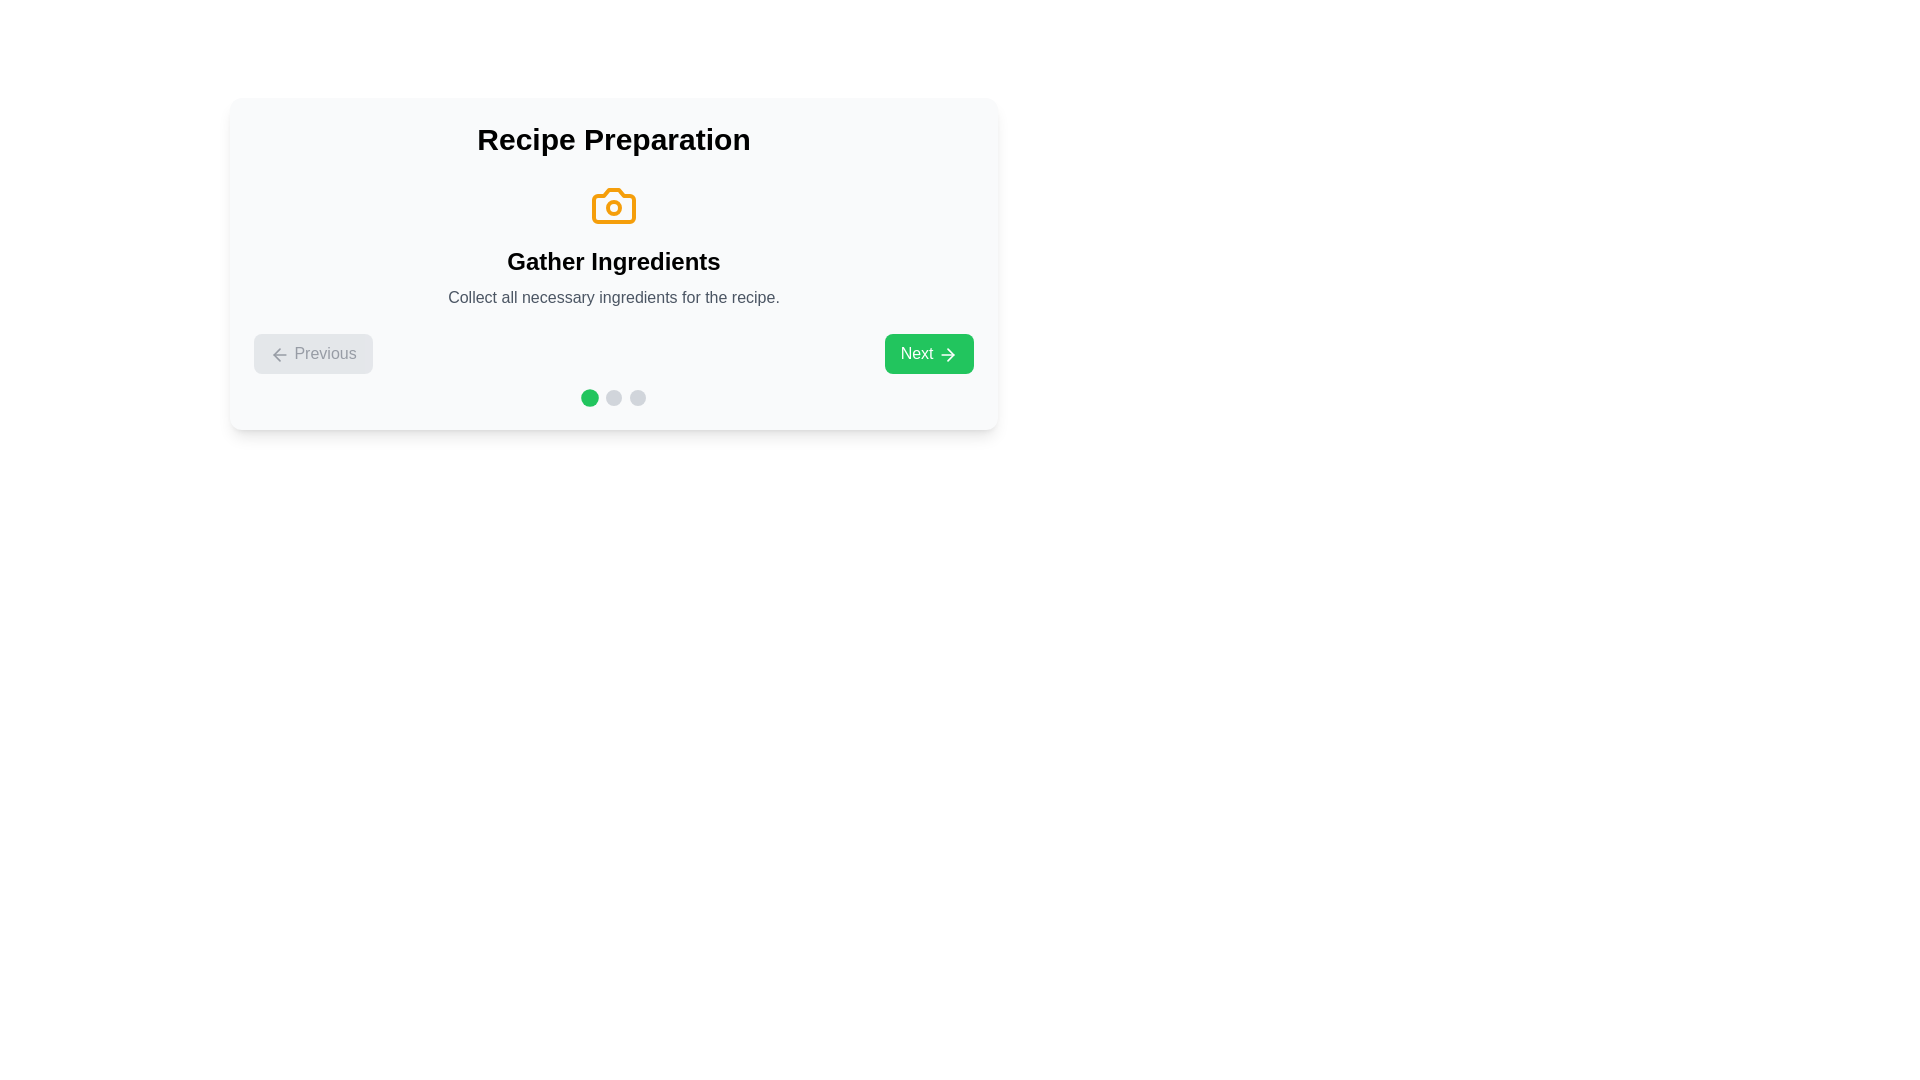  What do you see at coordinates (613, 208) in the screenshot?
I see `the central part of the camera icon, which is a bright amber circle representing the lens` at bounding box center [613, 208].